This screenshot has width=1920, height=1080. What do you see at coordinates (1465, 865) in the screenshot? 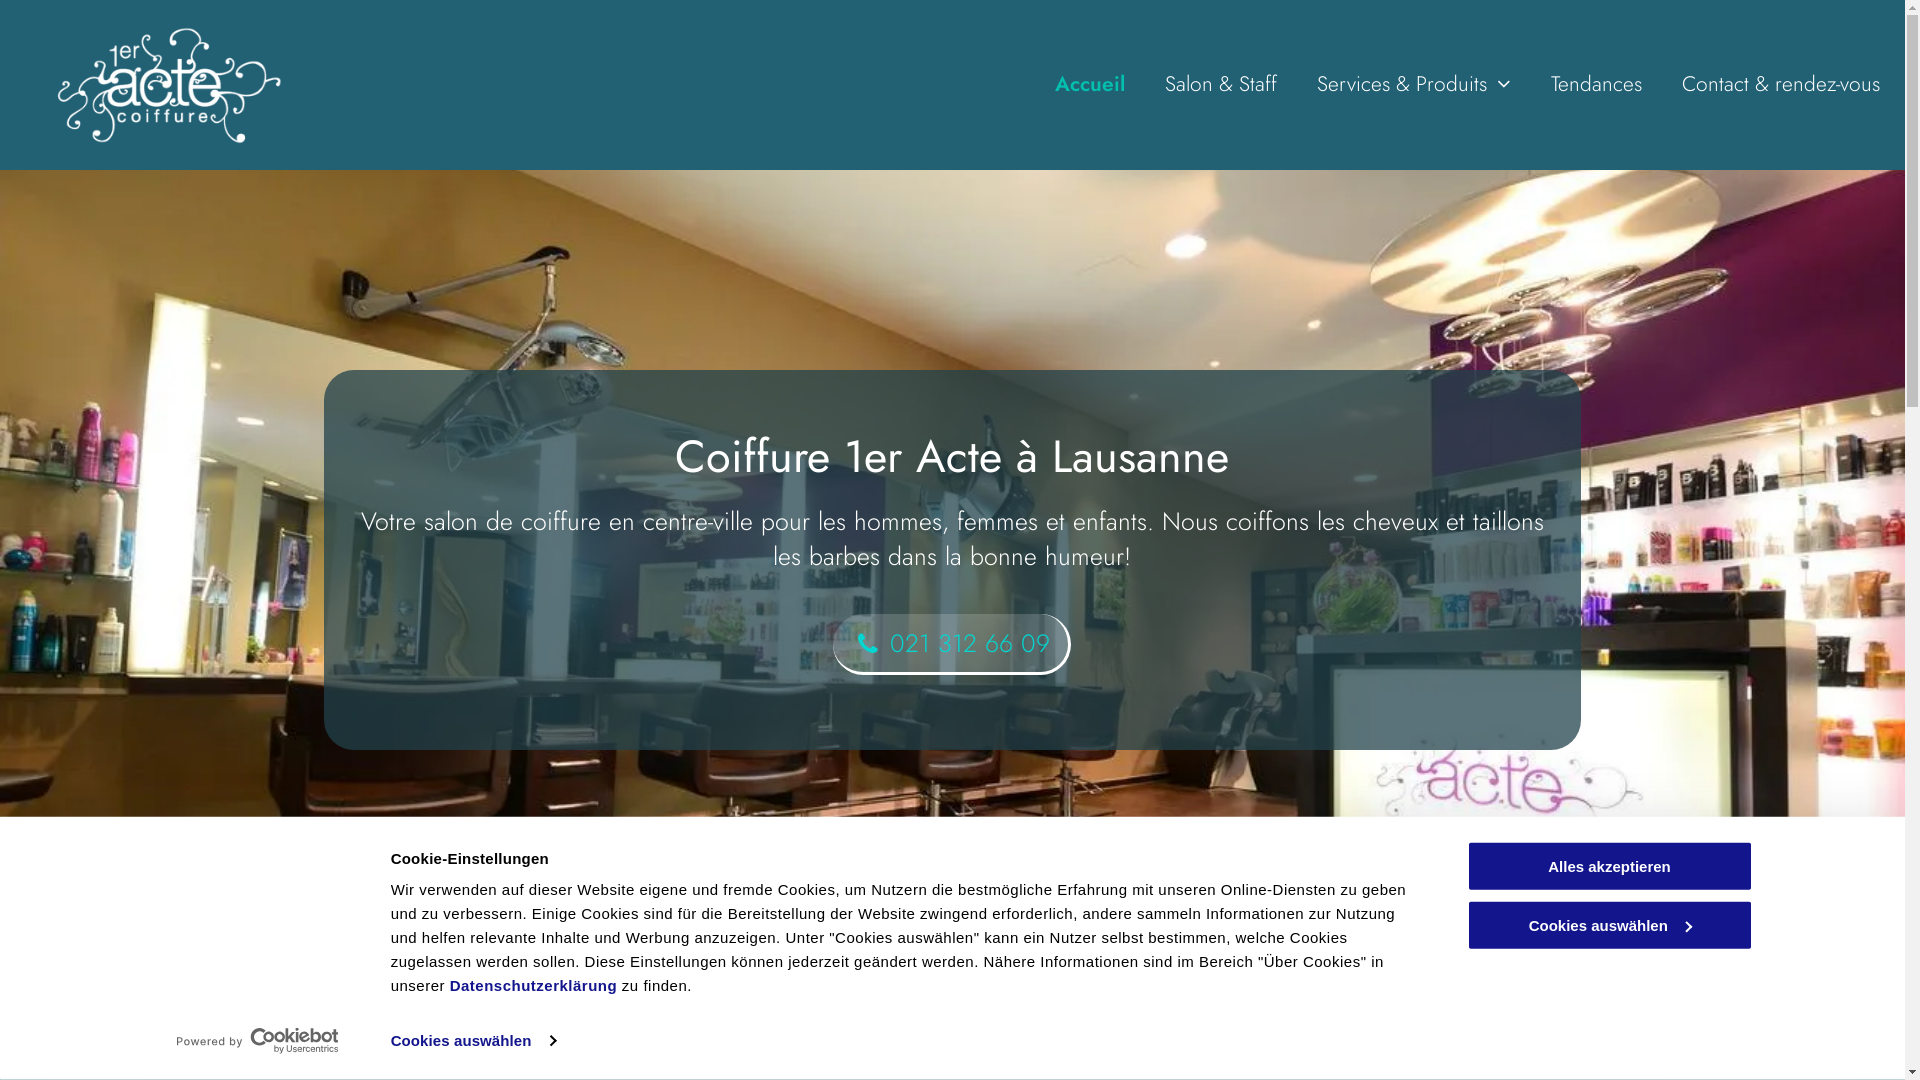
I see `'Alles akzeptieren'` at bounding box center [1465, 865].